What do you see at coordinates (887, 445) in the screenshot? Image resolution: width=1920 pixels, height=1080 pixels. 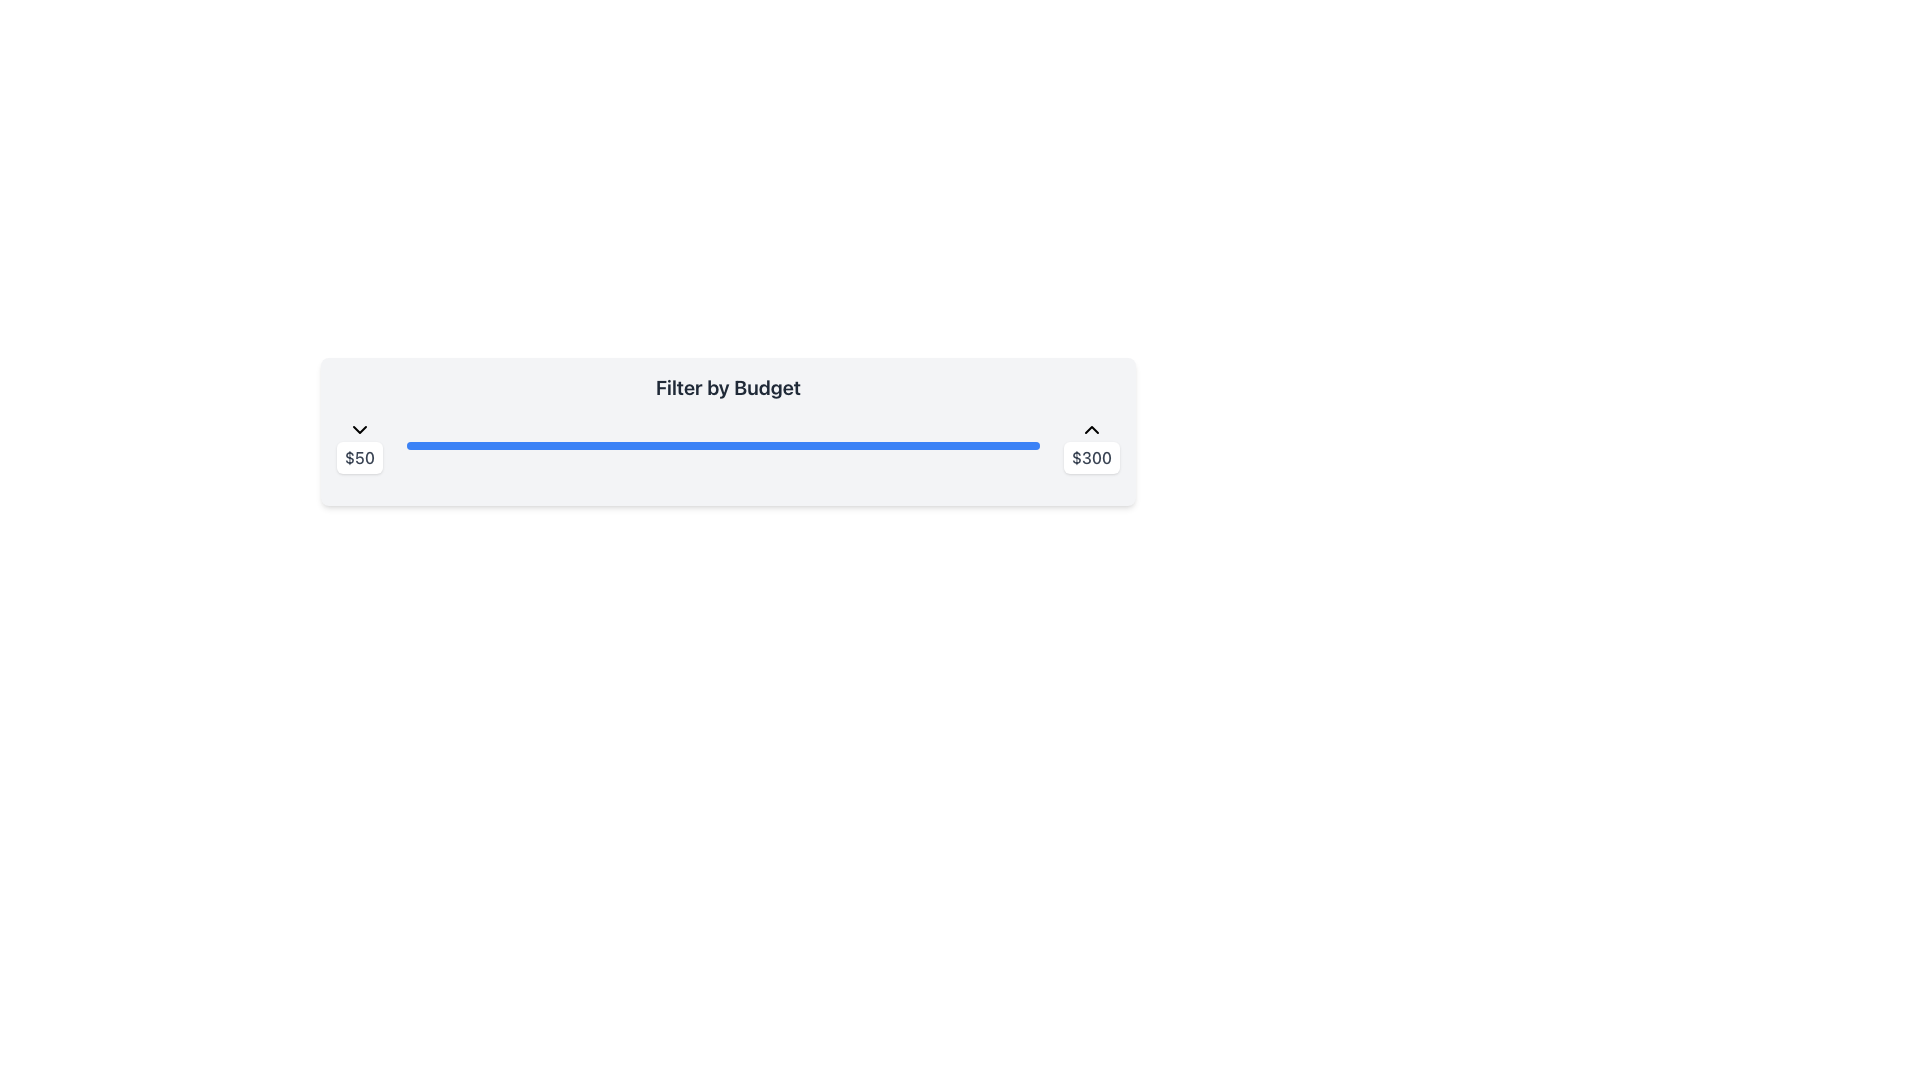 I see `the value of the slider` at bounding box center [887, 445].